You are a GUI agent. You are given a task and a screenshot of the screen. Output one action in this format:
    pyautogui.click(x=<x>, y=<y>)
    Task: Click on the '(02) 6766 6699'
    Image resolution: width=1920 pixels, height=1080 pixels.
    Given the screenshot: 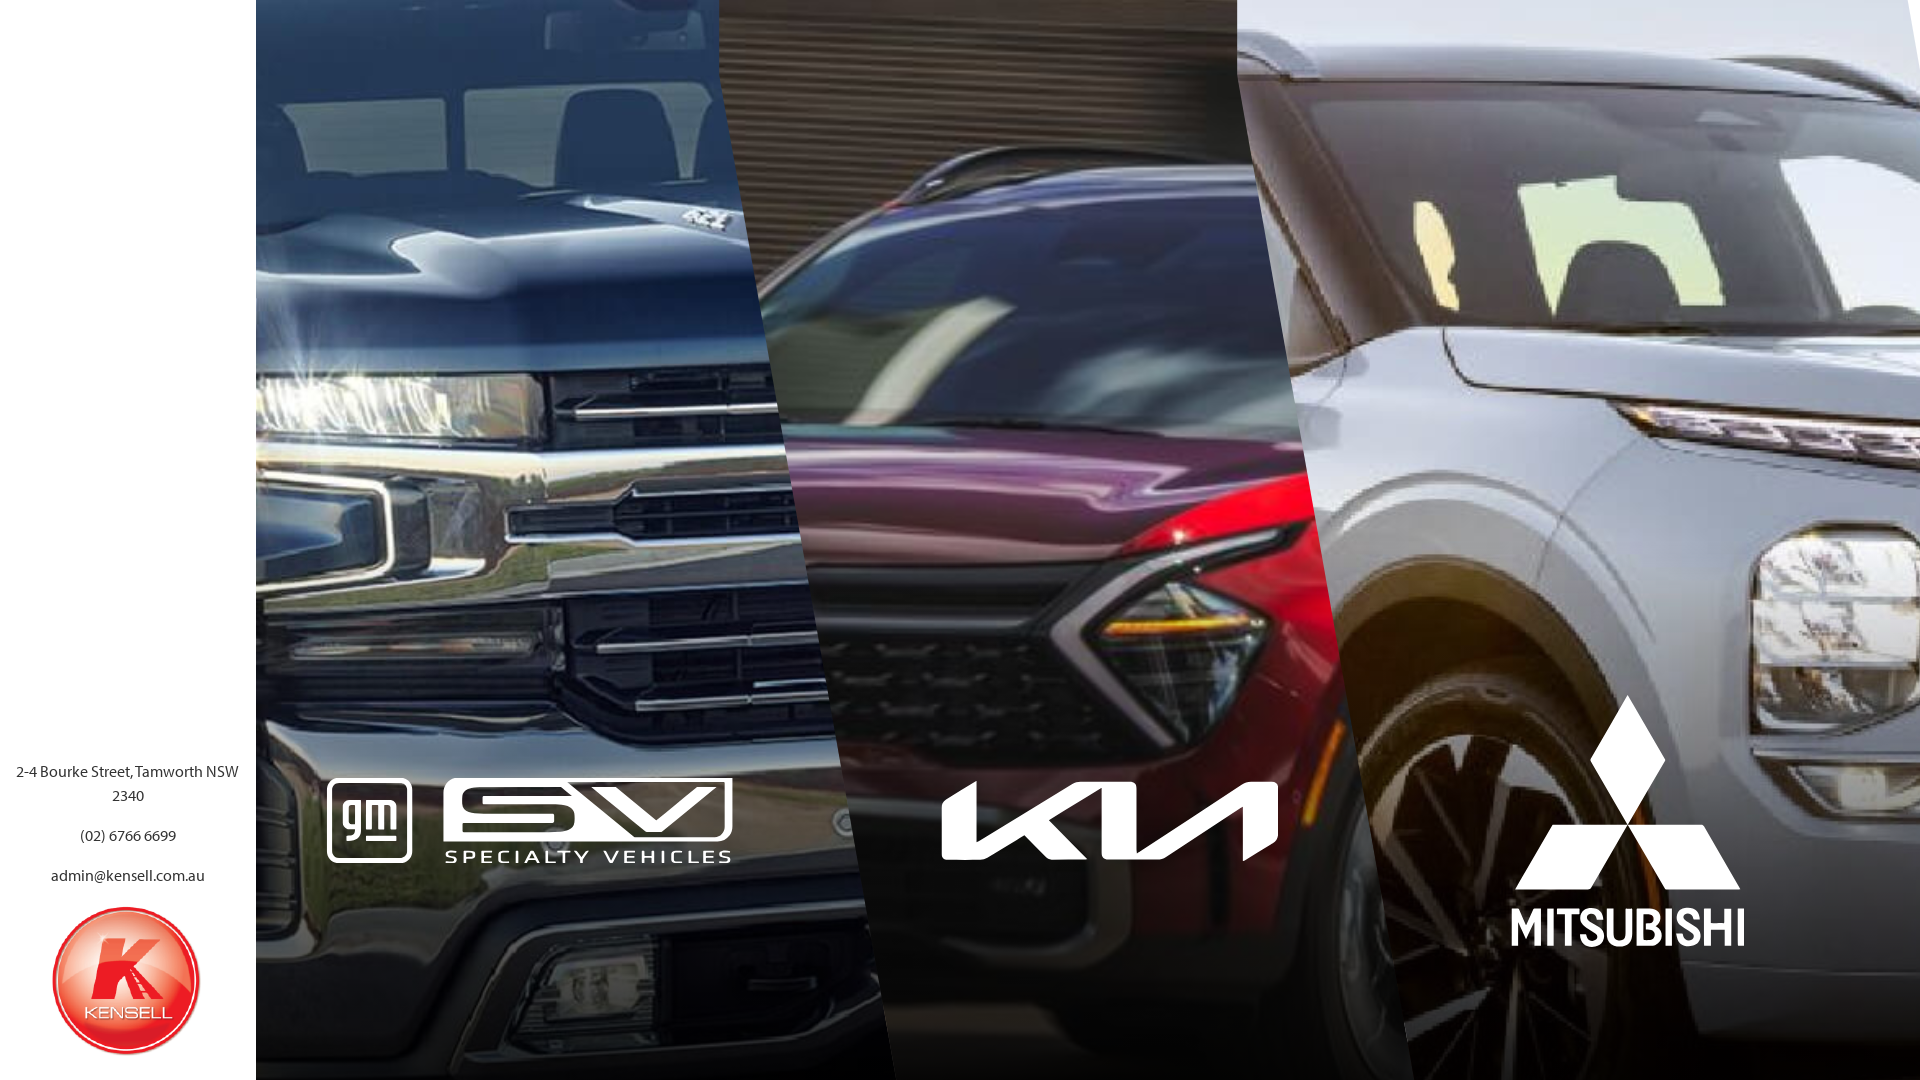 What is the action you would take?
    pyautogui.click(x=80, y=834)
    